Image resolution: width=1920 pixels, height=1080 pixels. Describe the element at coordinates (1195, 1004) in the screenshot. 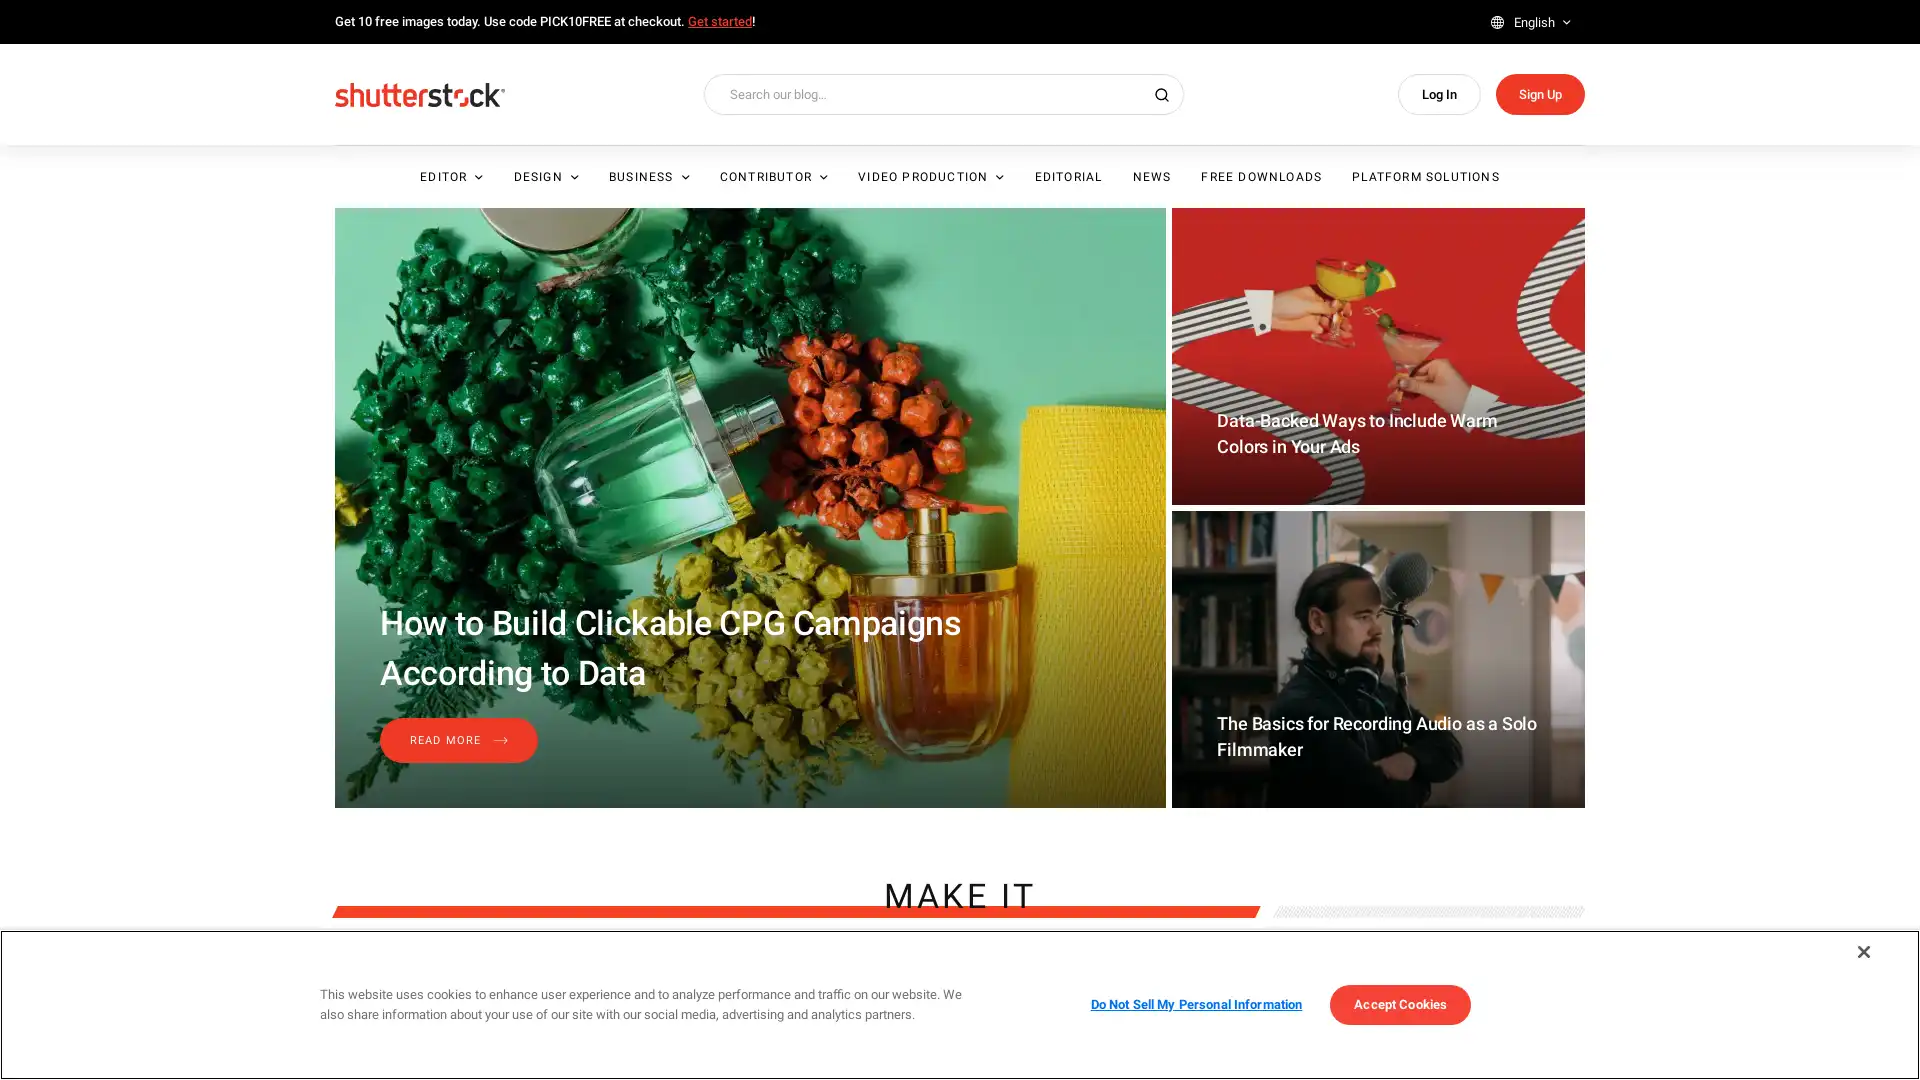

I see `Do Not Sell My Personal Information` at that location.